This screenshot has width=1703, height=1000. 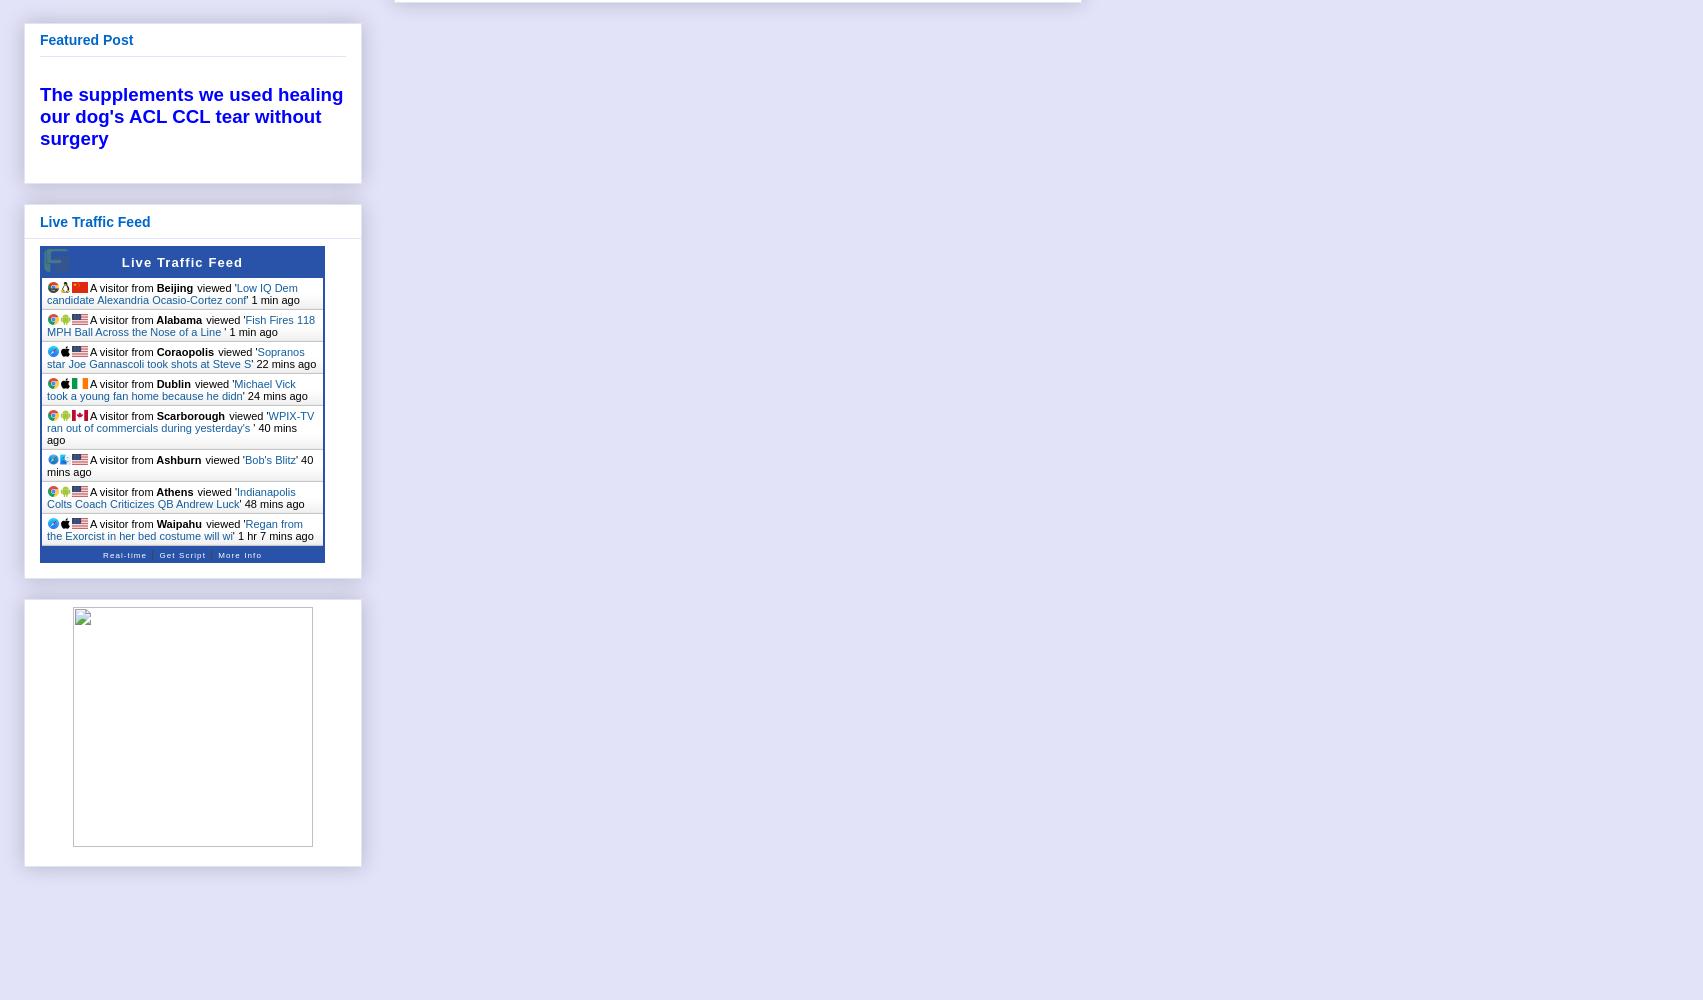 What do you see at coordinates (273, 503) in the screenshot?
I see `'48 mins ago'` at bounding box center [273, 503].